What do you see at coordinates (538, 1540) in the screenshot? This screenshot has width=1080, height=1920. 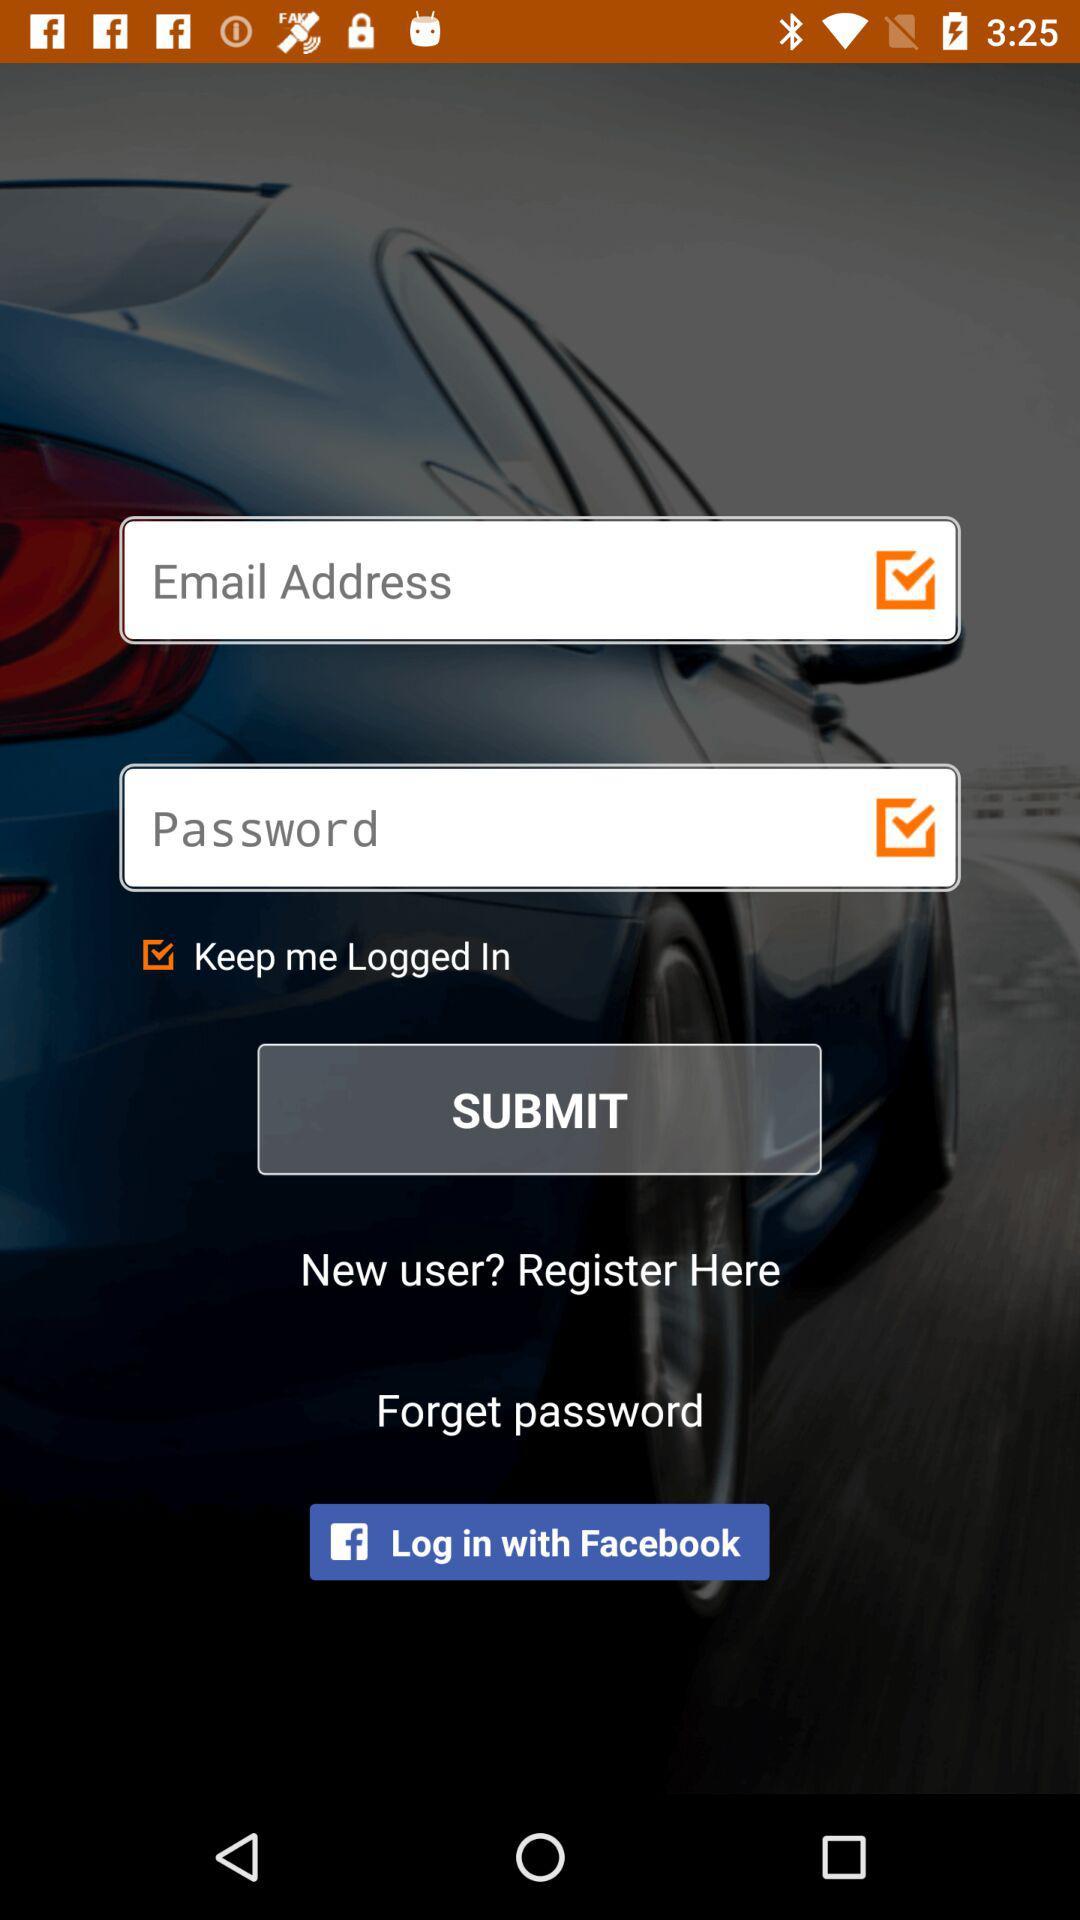 I see `the log in with` at bounding box center [538, 1540].